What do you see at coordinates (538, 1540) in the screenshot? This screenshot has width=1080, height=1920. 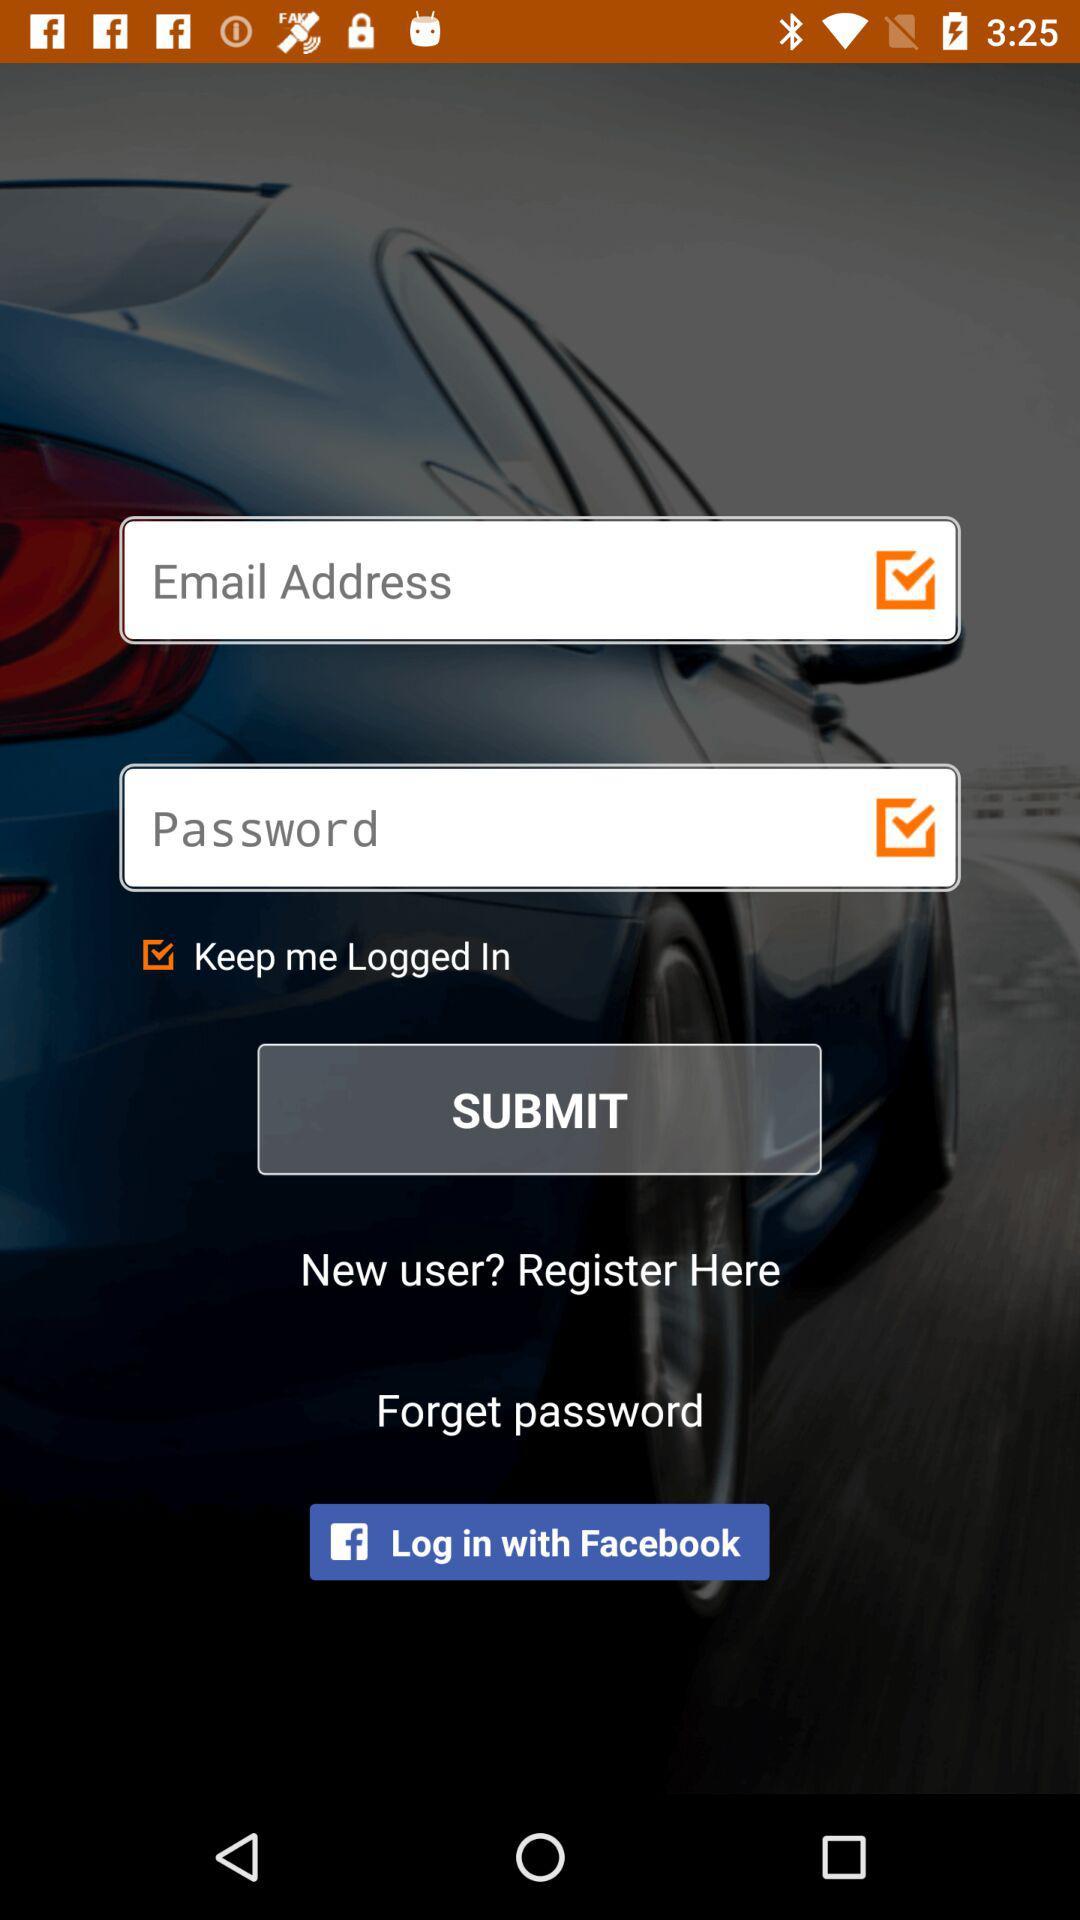 I see `the log in with` at bounding box center [538, 1540].